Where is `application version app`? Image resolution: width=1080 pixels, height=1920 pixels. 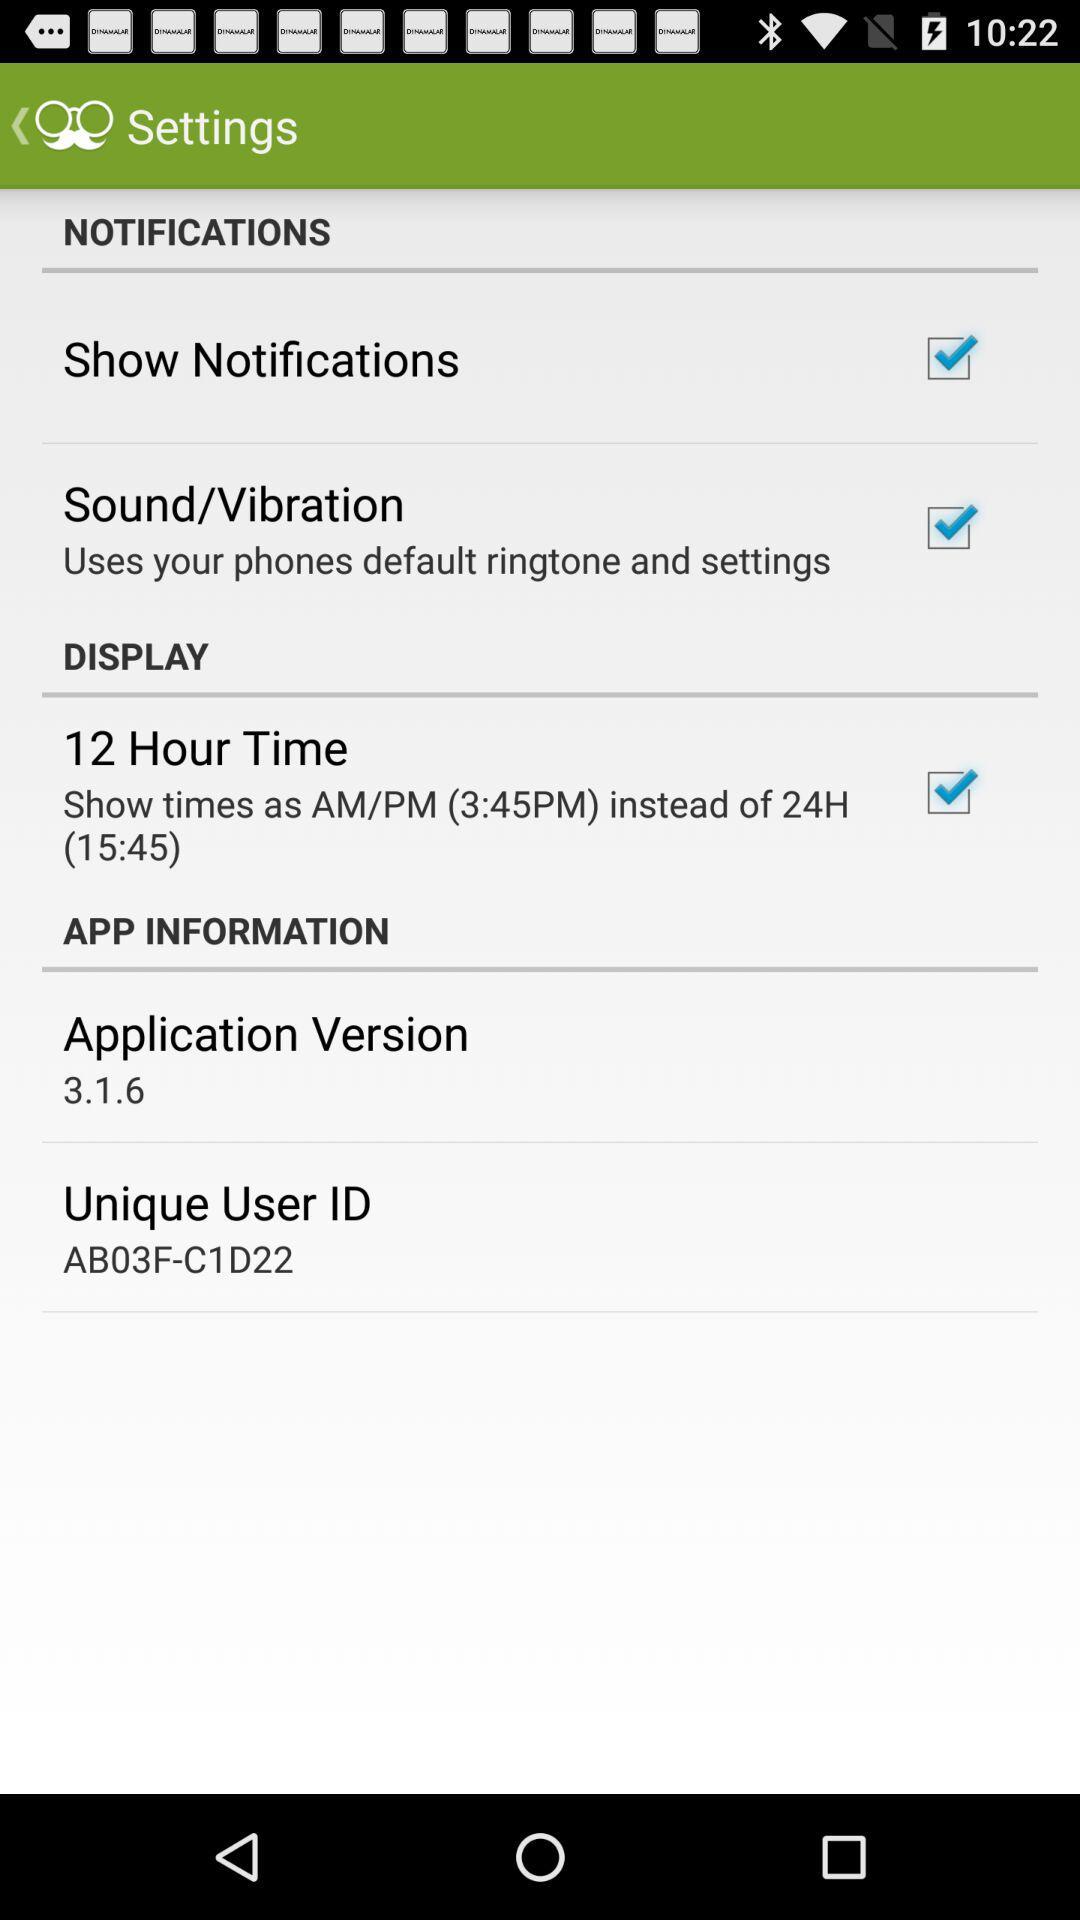
application version app is located at coordinates (265, 1032).